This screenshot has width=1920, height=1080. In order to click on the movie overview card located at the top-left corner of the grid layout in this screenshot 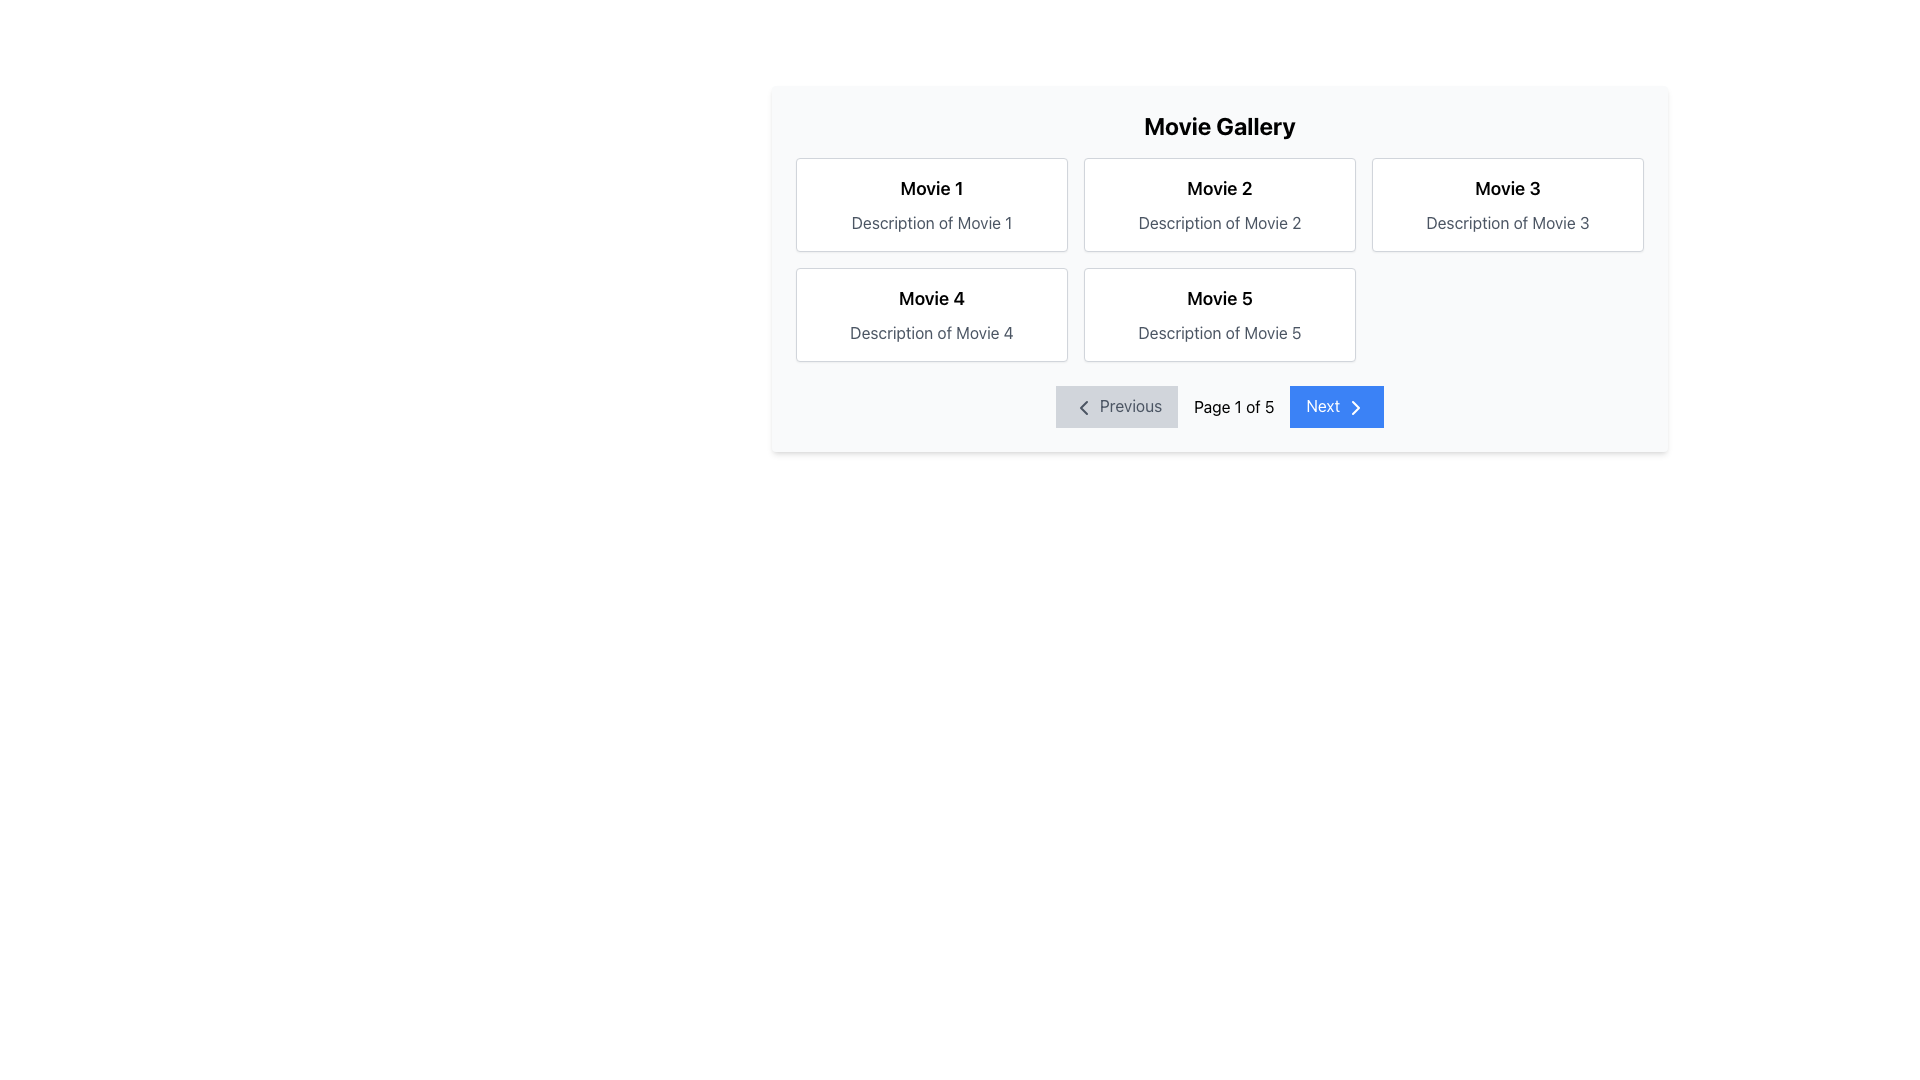, I will do `click(930, 204)`.